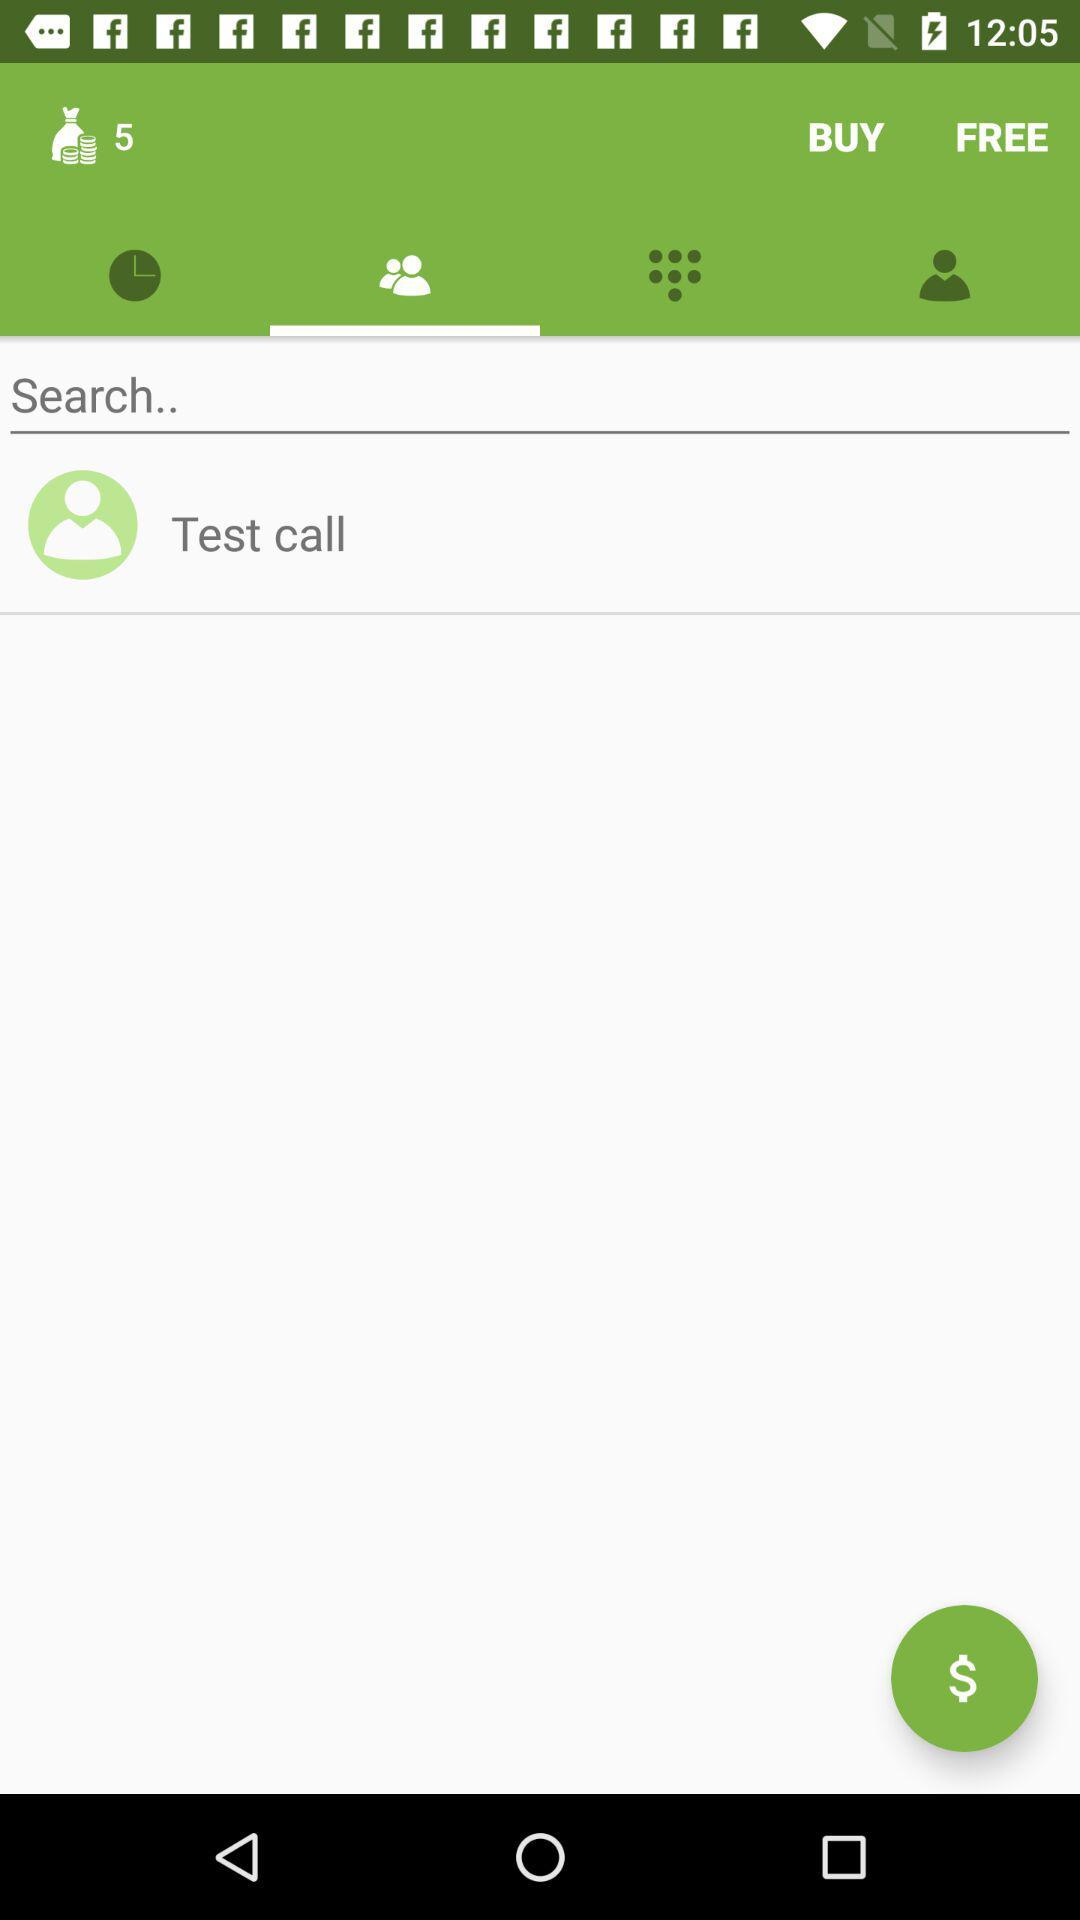 The width and height of the screenshot is (1080, 1920). What do you see at coordinates (1002, 135) in the screenshot?
I see `icon to the right of buy` at bounding box center [1002, 135].